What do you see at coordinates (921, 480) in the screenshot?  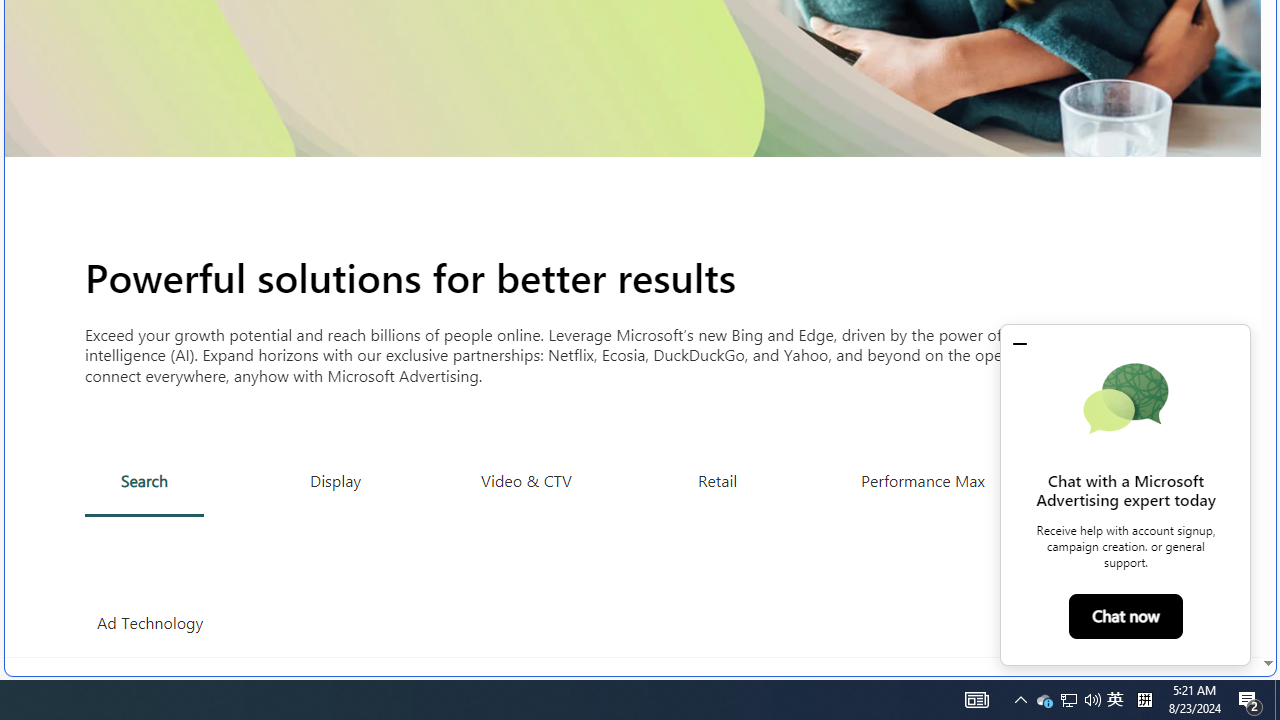 I see `'Performance Max'` at bounding box center [921, 480].